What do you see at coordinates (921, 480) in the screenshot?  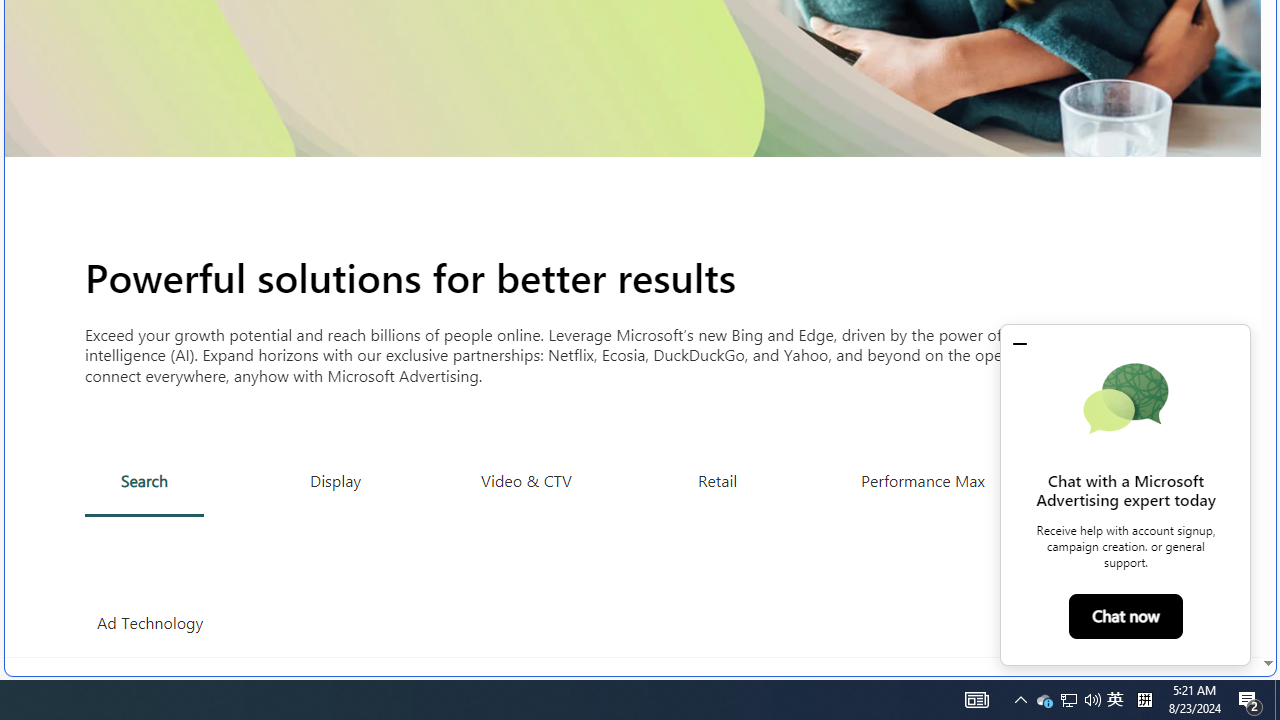 I see `'Performance Max'` at bounding box center [921, 480].